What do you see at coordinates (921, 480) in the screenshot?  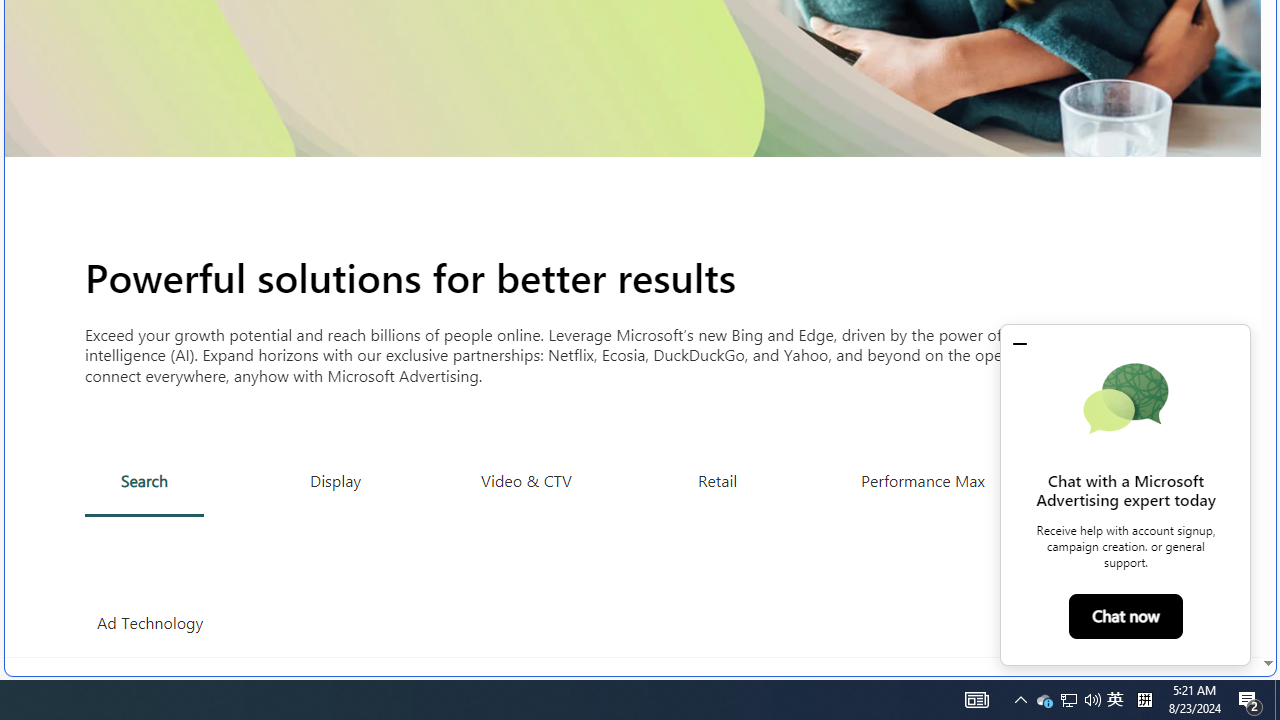 I see `'Performance Max'` at bounding box center [921, 480].